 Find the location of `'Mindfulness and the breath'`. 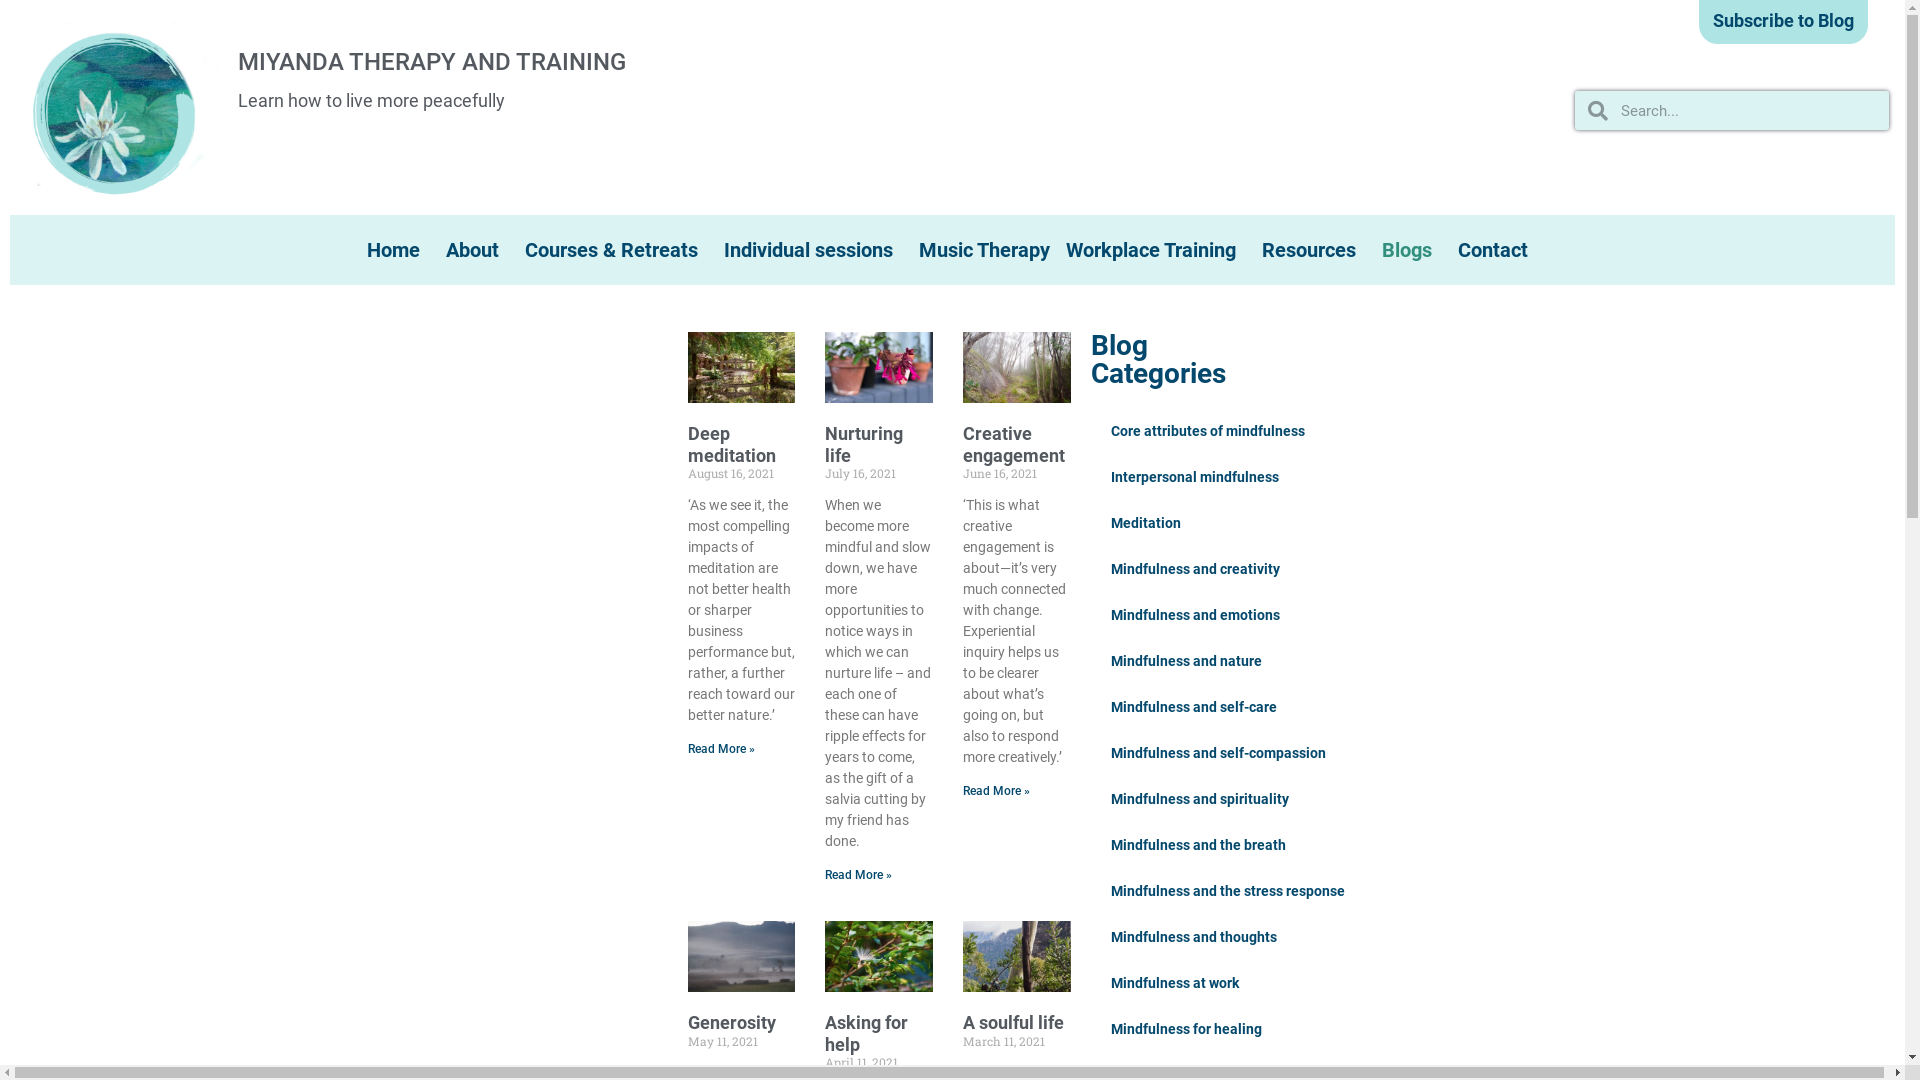

'Mindfulness and the breath' is located at coordinates (1198, 844).